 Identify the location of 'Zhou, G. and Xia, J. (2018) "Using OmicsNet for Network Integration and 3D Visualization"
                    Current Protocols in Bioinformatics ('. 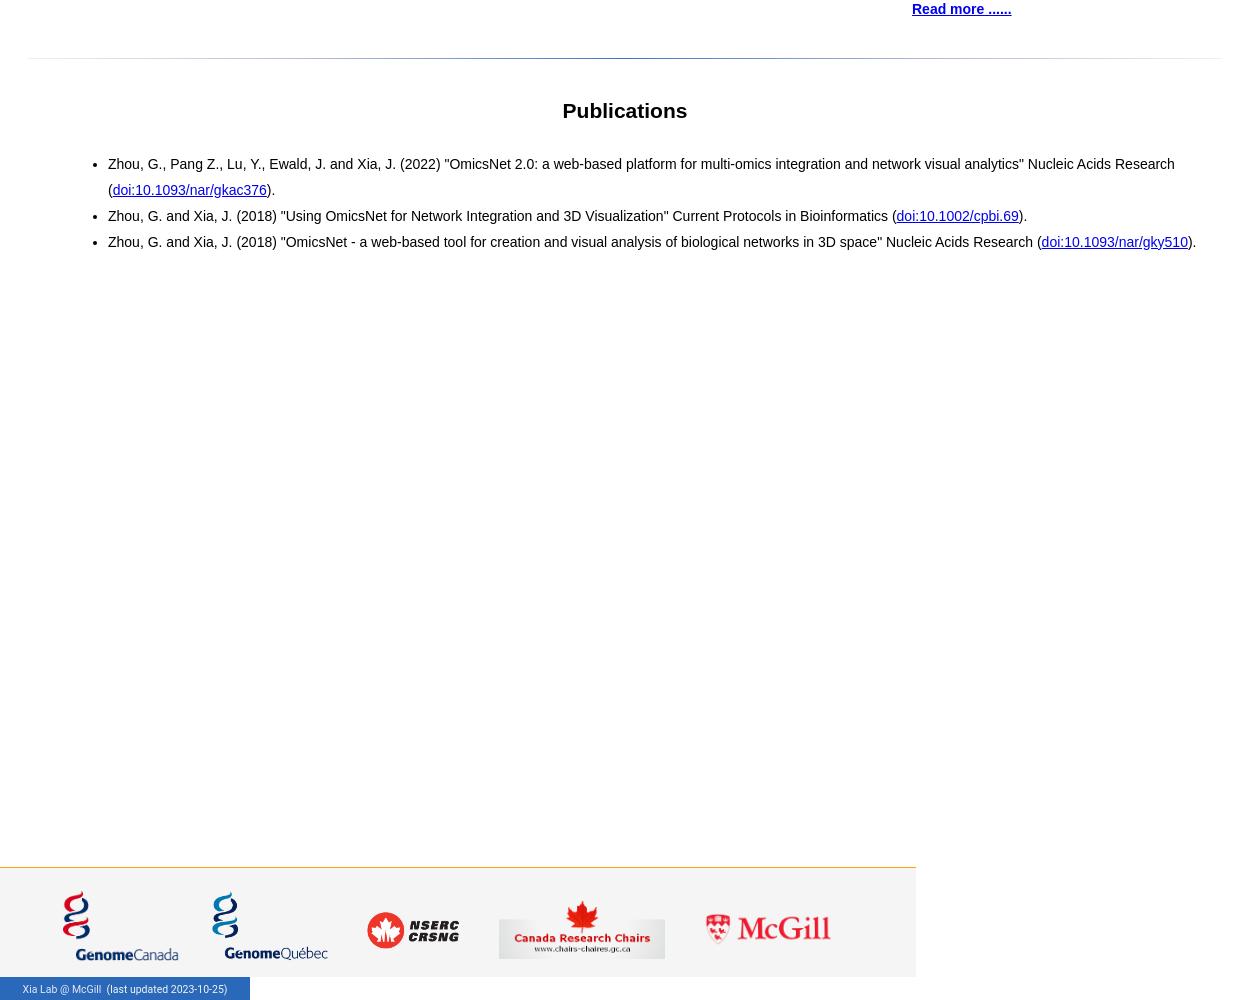
(107, 214).